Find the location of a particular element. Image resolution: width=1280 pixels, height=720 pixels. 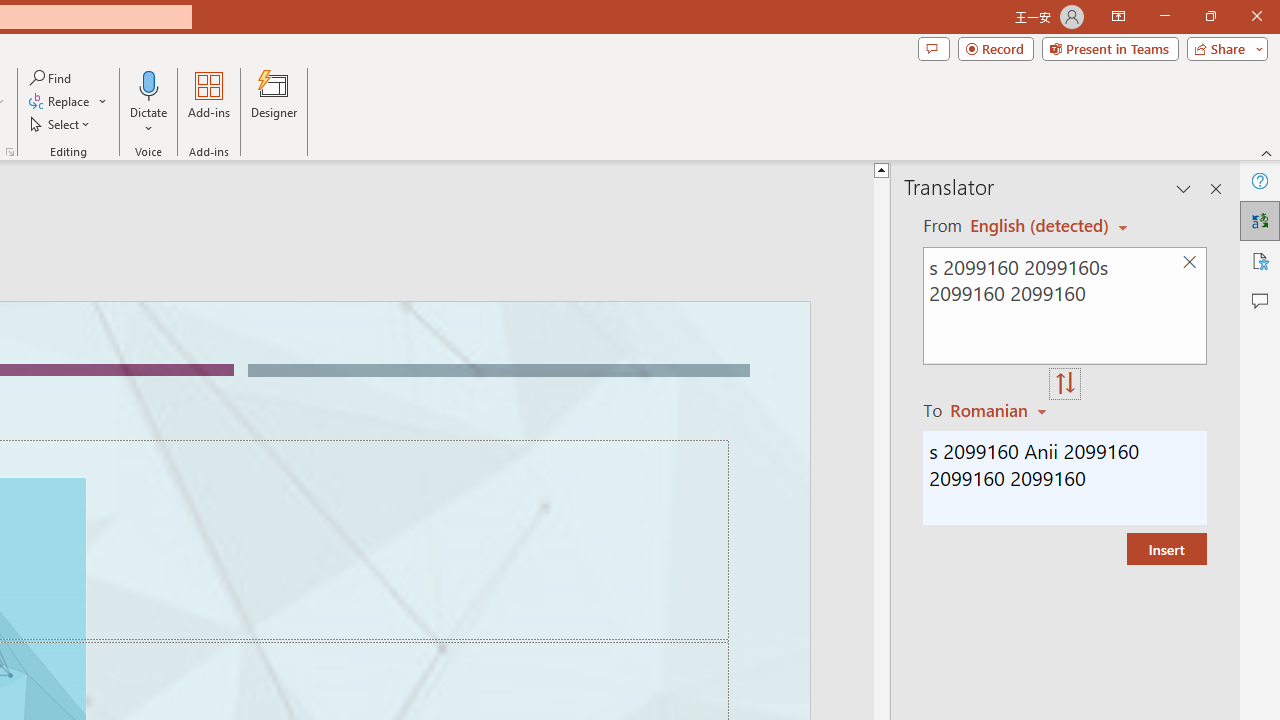

'Line up' is located at coordinates (910, 168).